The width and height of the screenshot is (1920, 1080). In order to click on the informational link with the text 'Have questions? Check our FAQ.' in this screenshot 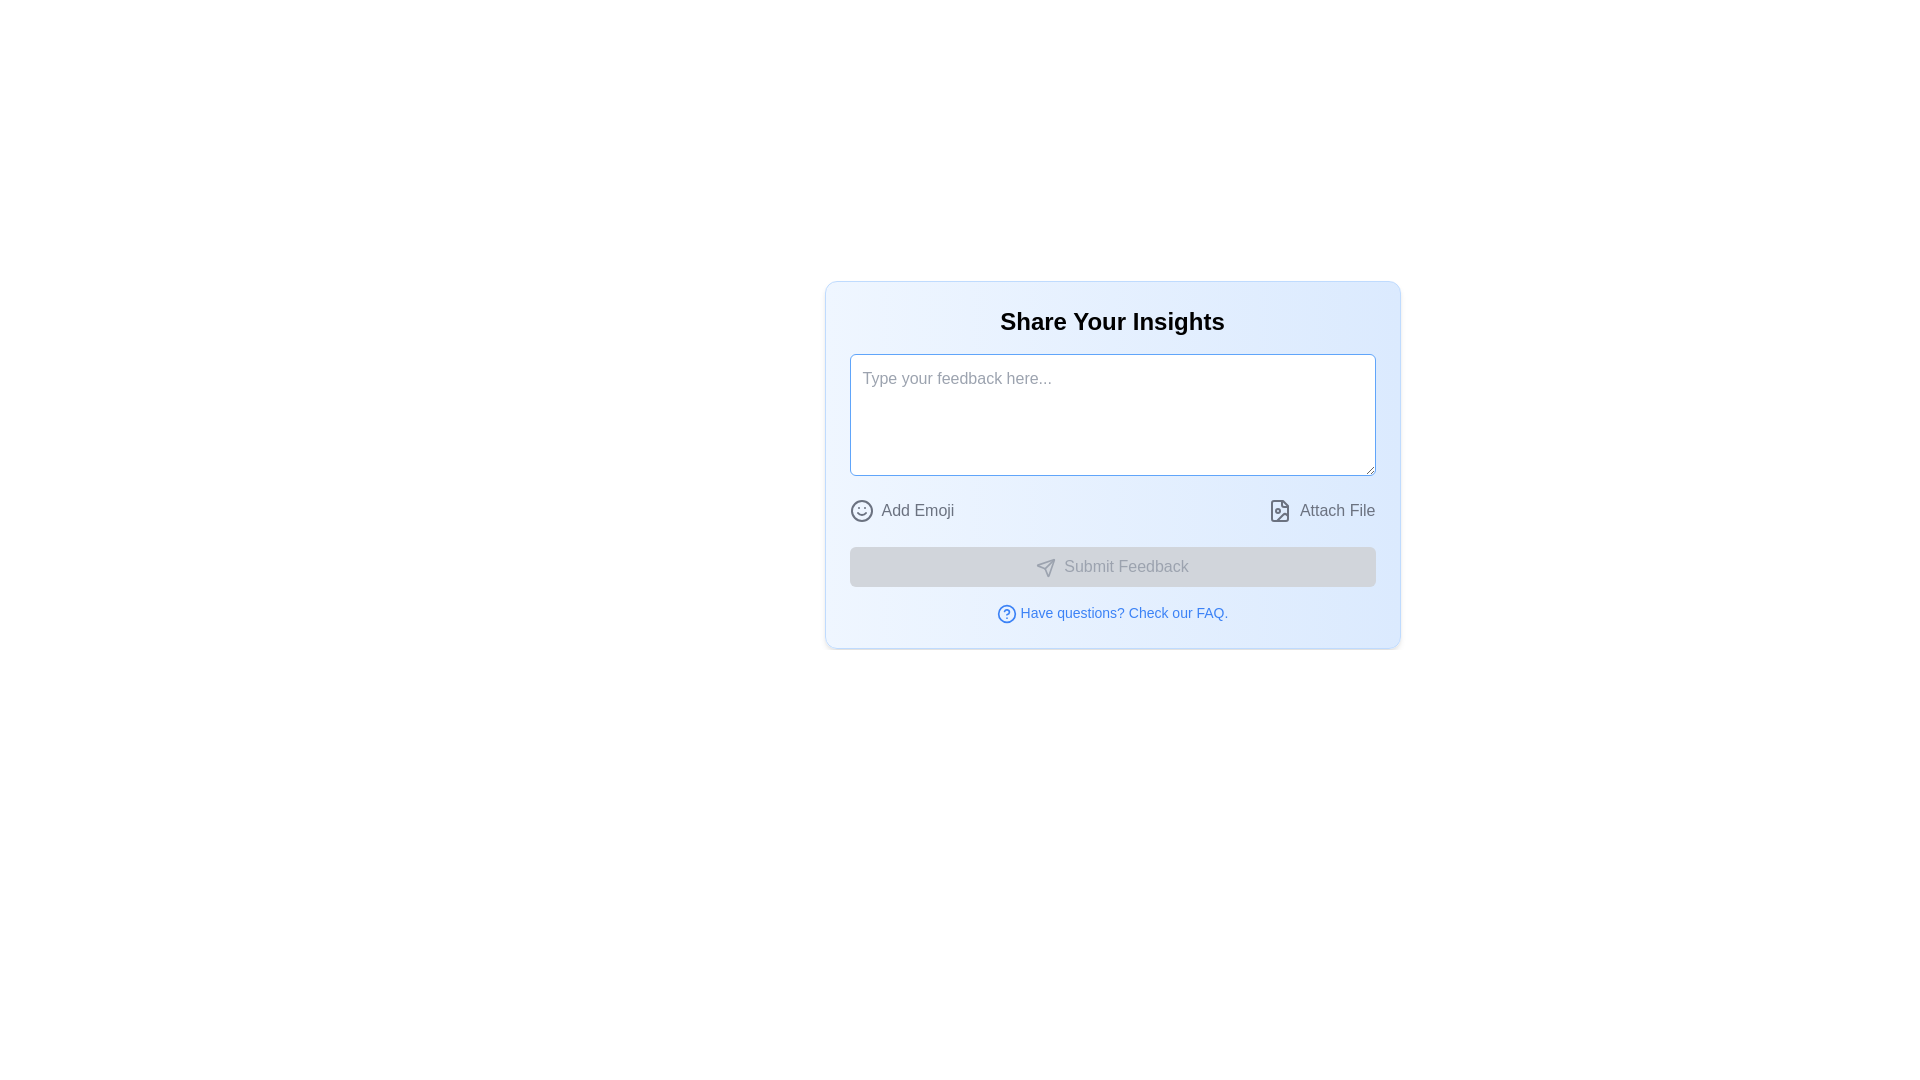, I will do `click(1111, 612)`.